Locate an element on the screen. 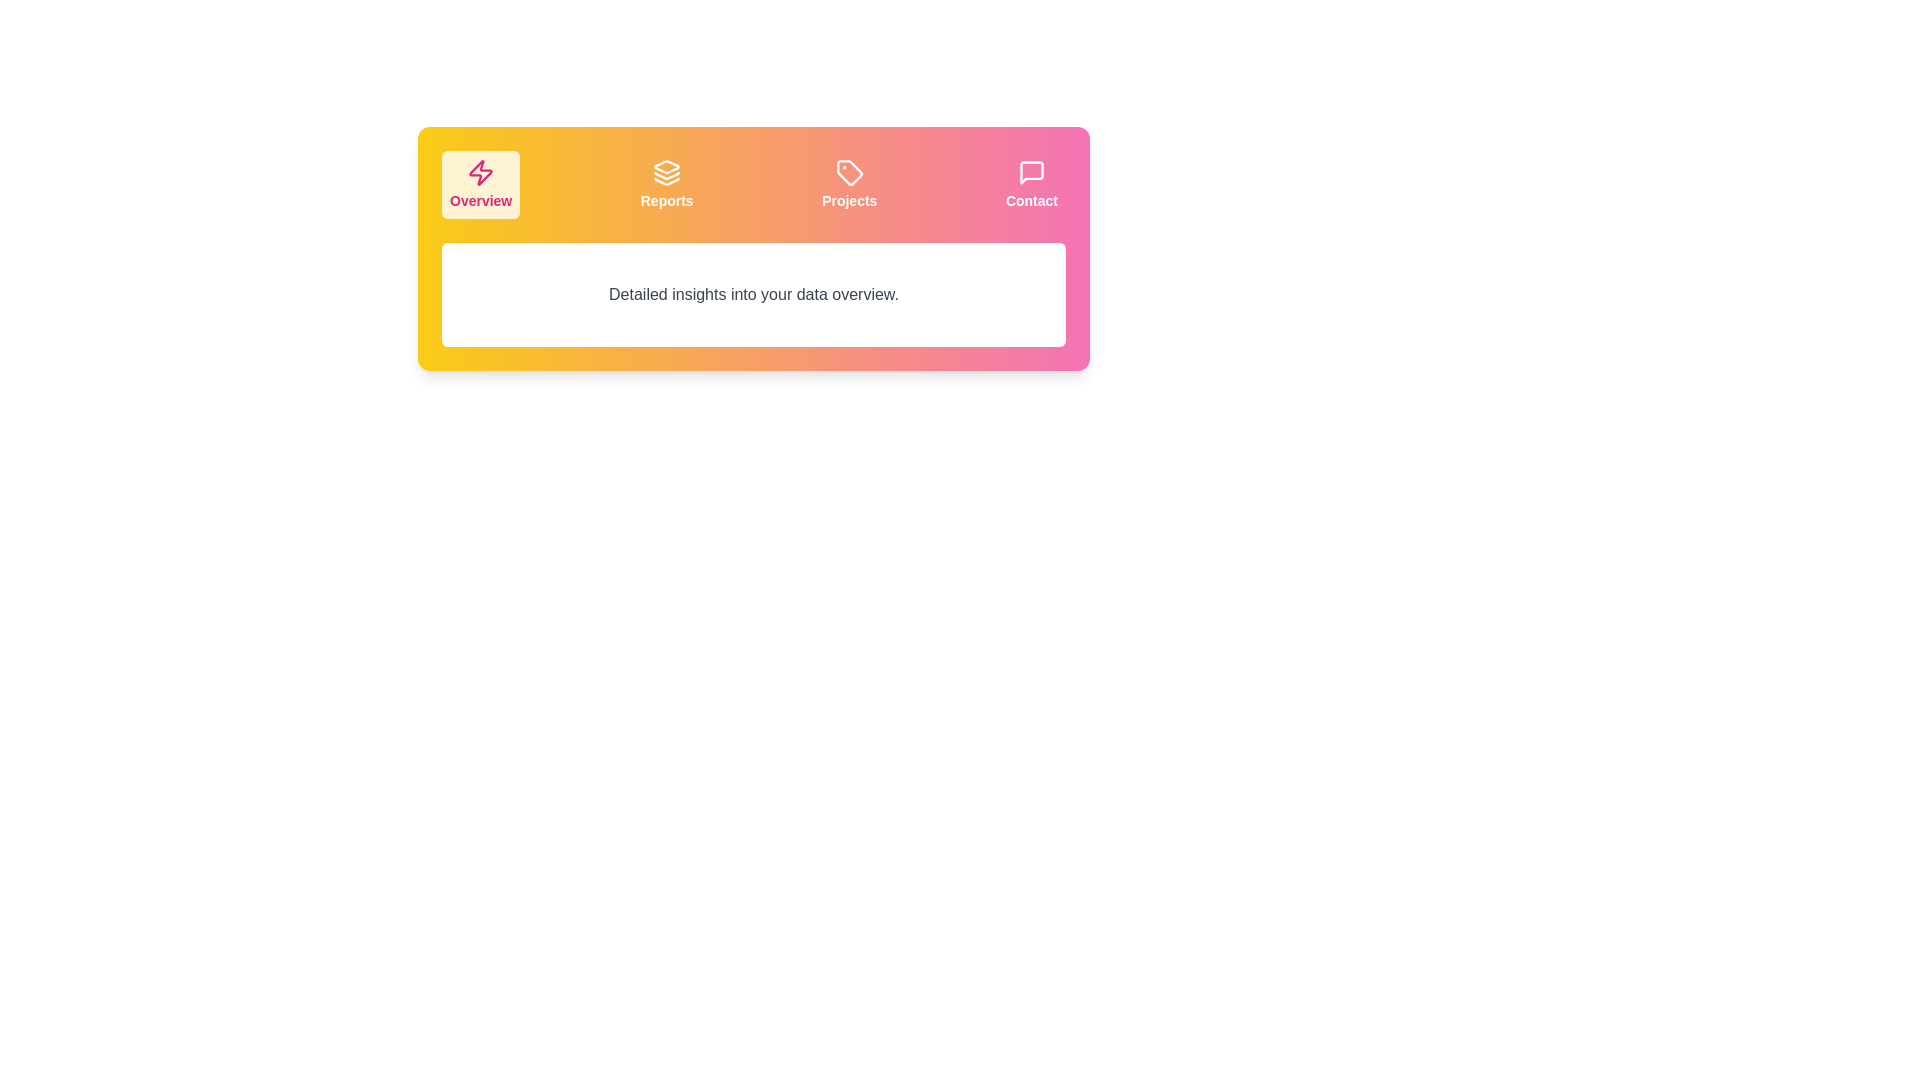 Image resolution: width=1920 pixels, height=1080 pixels. the 'Projects' text label in the horizontally aligned menu bar, which is located between the 'Reports' and 'Contact' items is located at coordinates (849, 200).